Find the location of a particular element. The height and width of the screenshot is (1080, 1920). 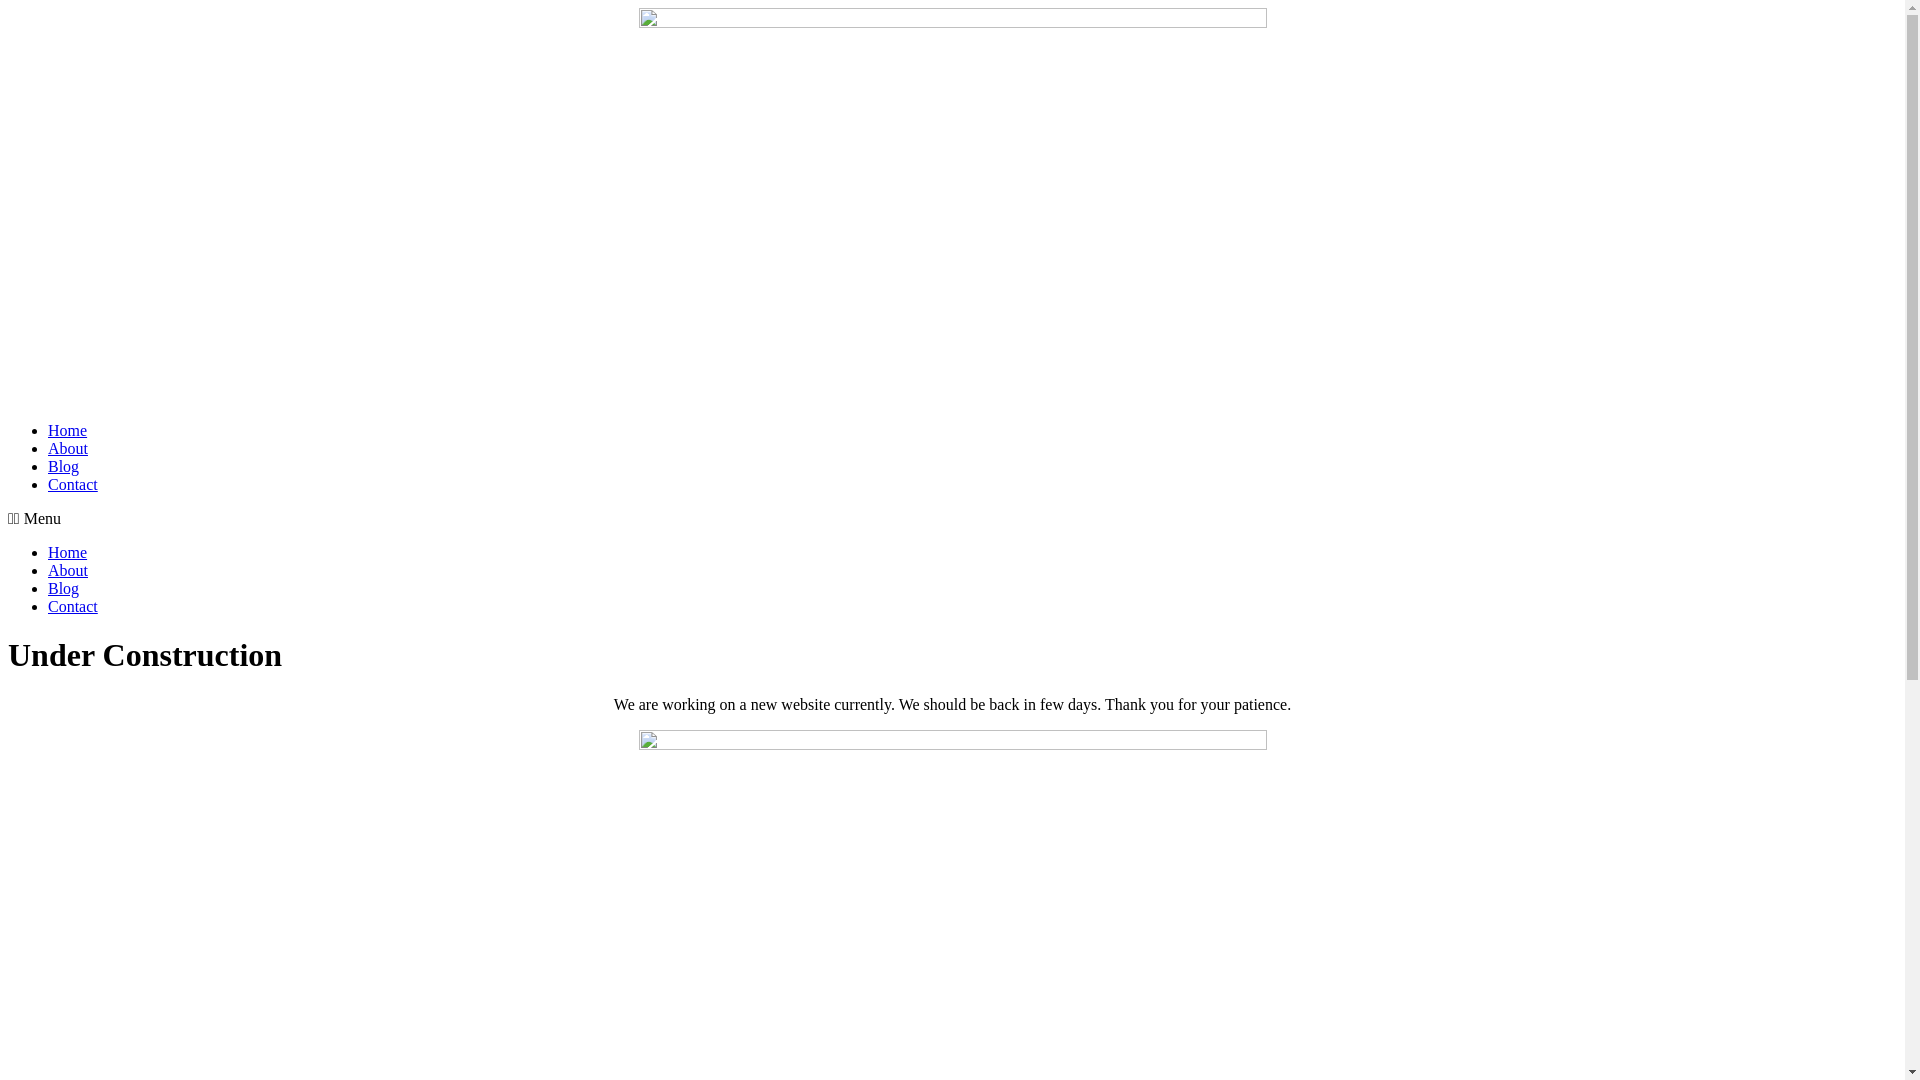

'Home' is located at coordinates (48, 429).